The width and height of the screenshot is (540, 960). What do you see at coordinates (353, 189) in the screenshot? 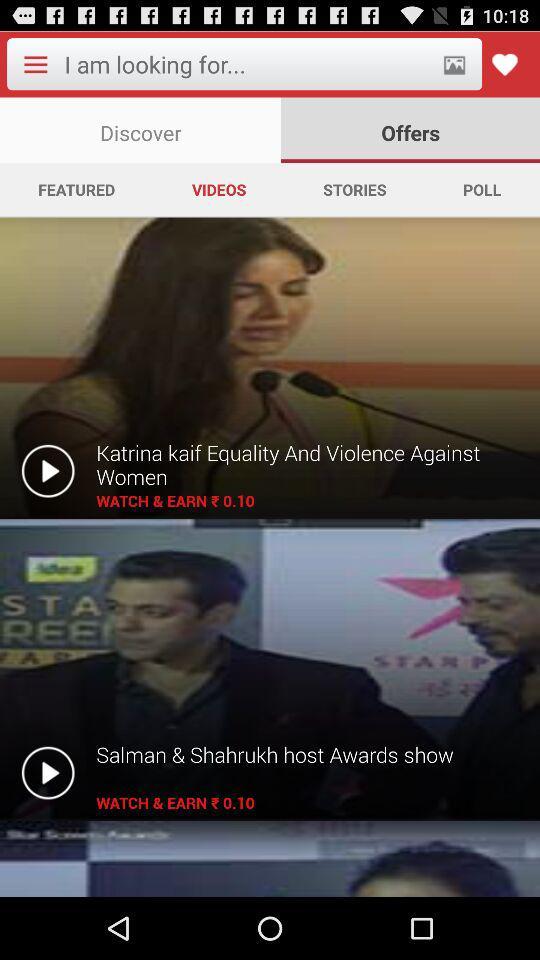
I see `stories` at bounding box center [353, 189].